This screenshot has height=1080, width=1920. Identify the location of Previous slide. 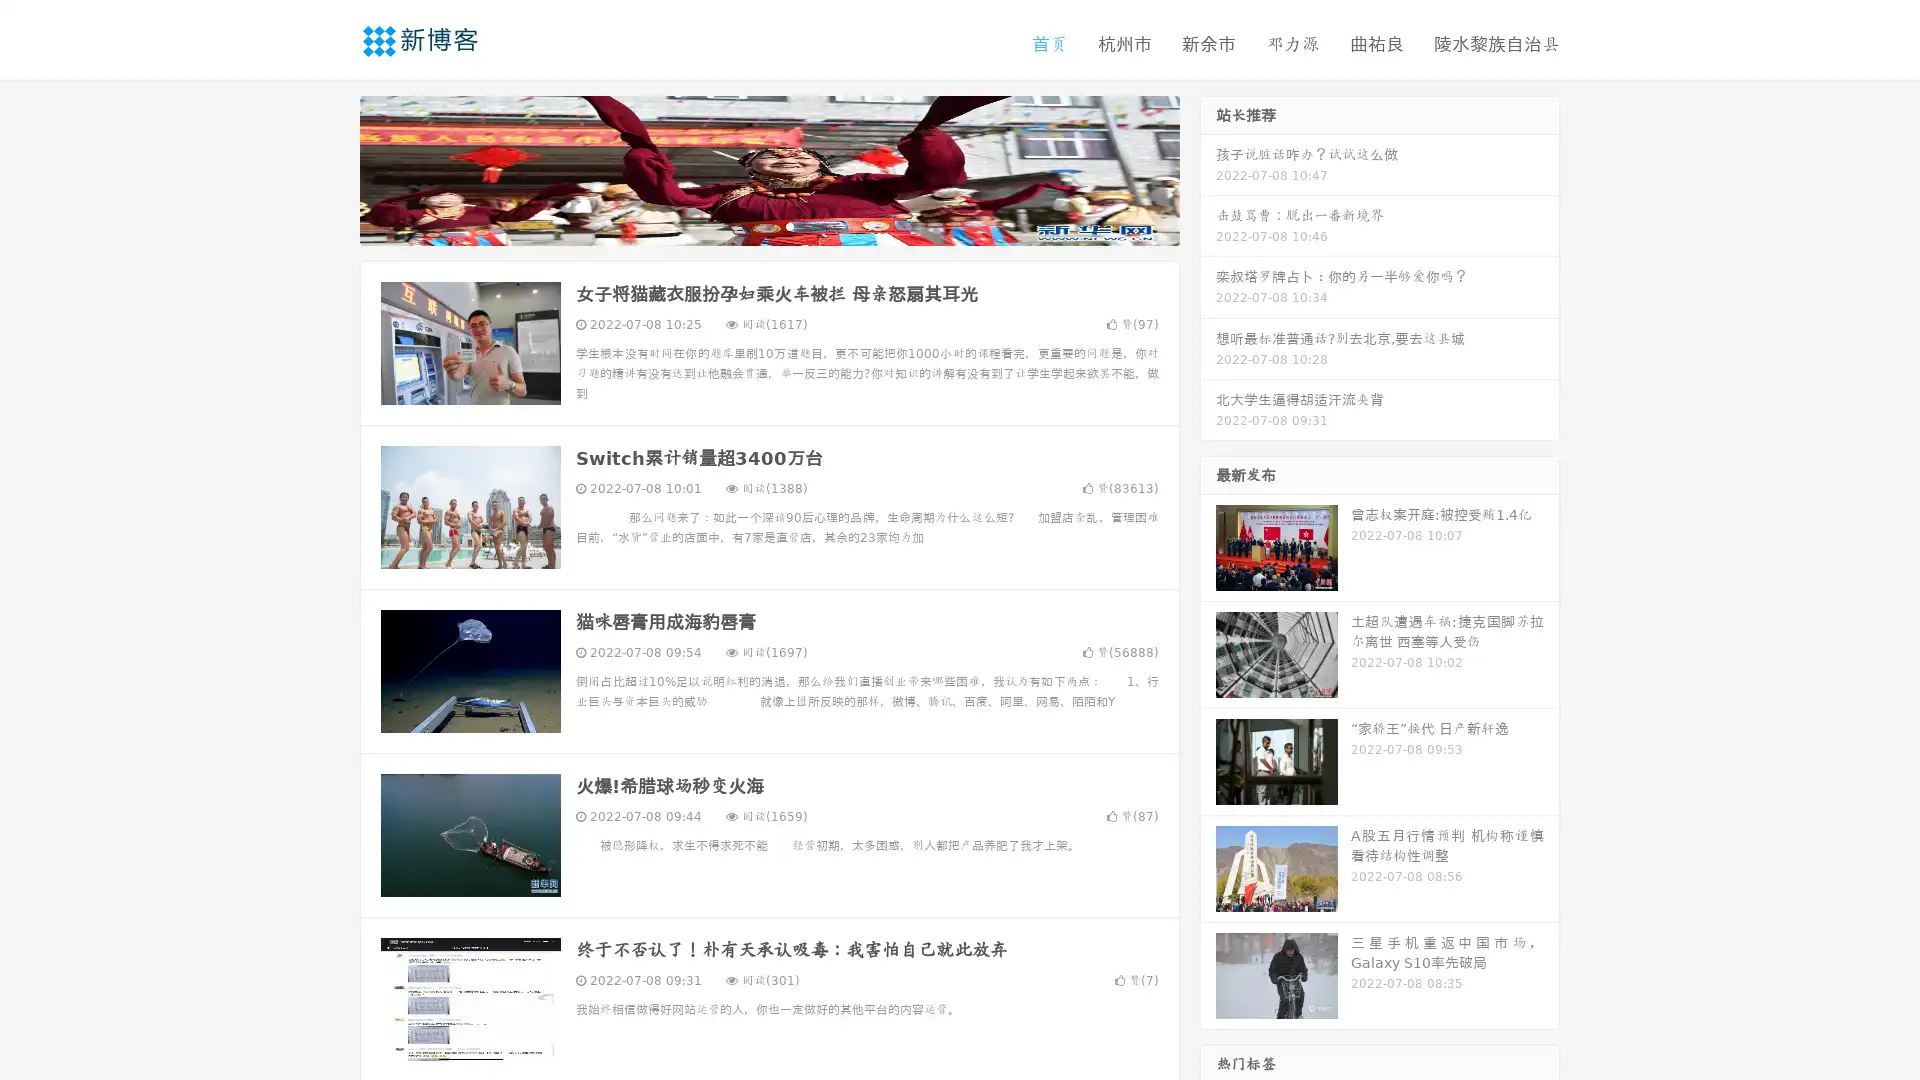
(330, 168).